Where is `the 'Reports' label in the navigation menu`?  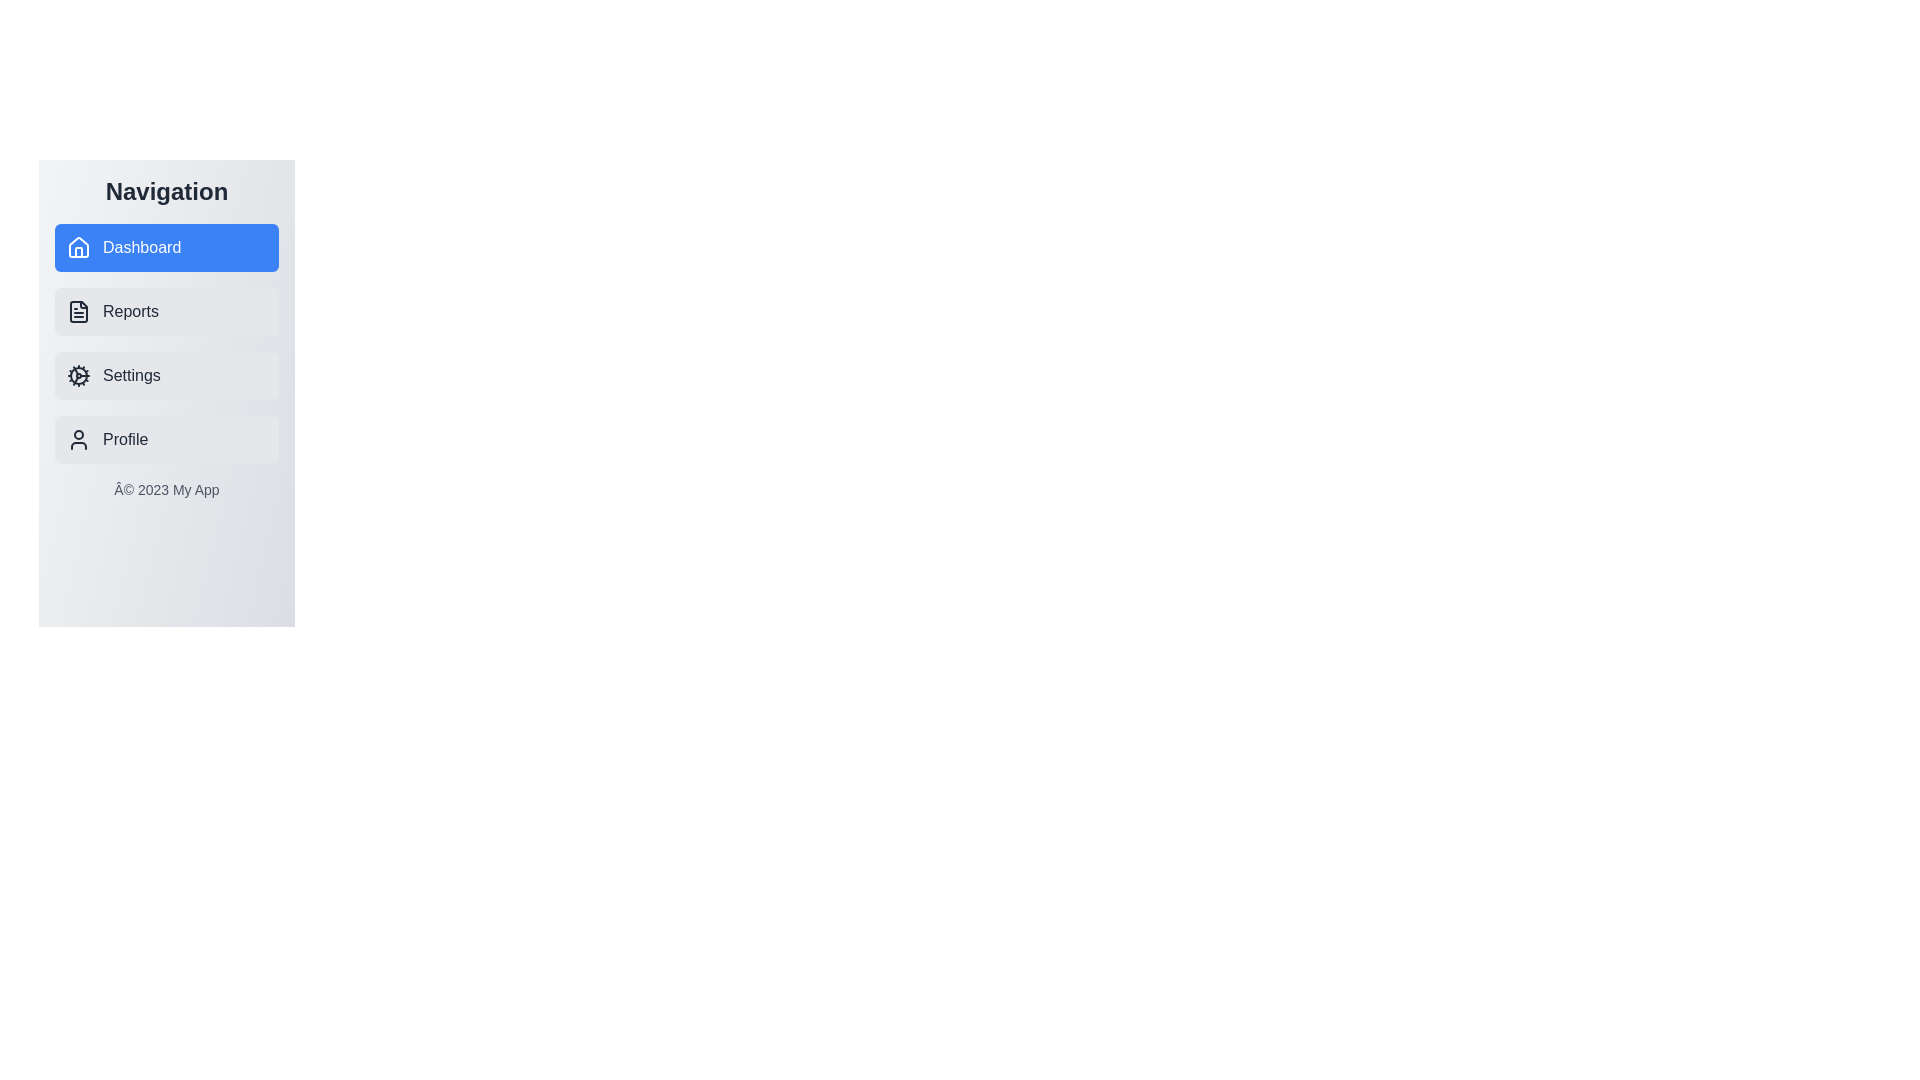
the 'Reports' label in the navigation menu is located at coordinates (129, 312).